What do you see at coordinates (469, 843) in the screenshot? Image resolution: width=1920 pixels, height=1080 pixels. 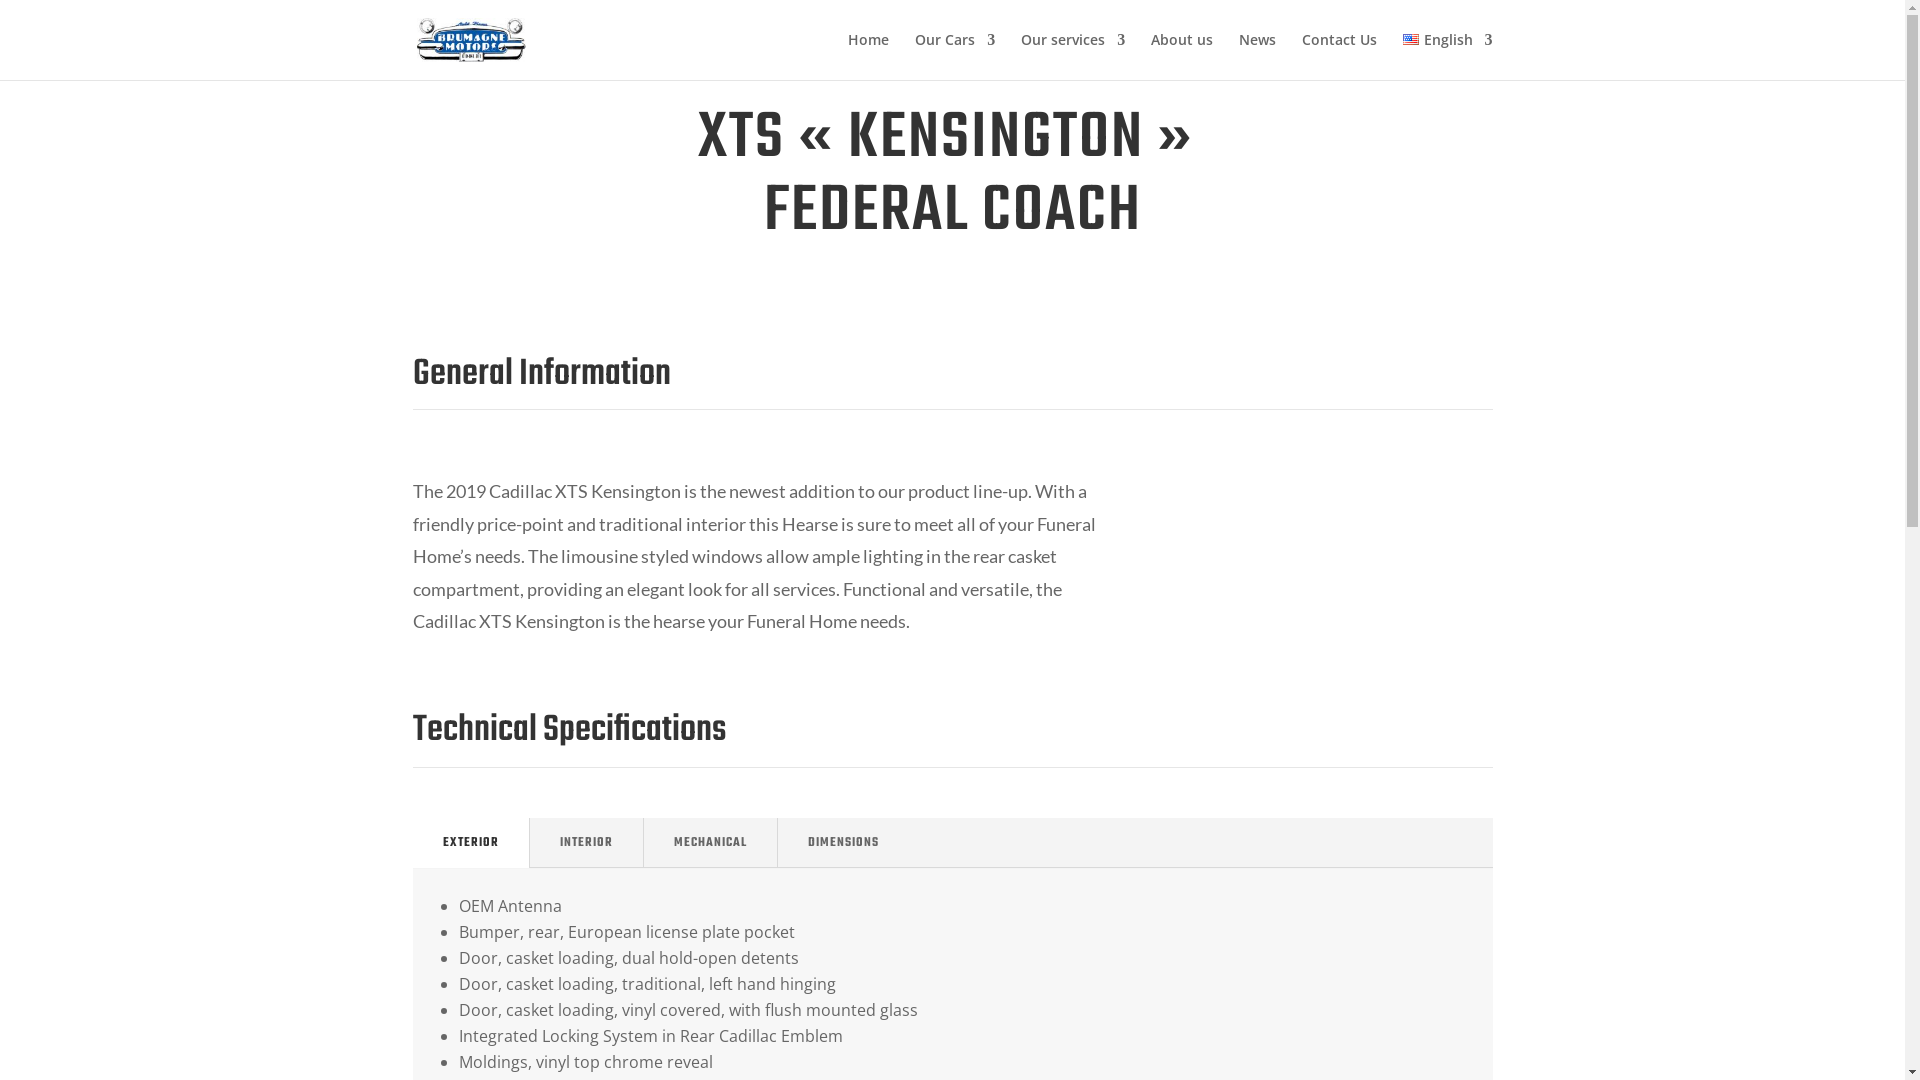 I see `'EXTERIOR'` at bounding box center [469, 843].